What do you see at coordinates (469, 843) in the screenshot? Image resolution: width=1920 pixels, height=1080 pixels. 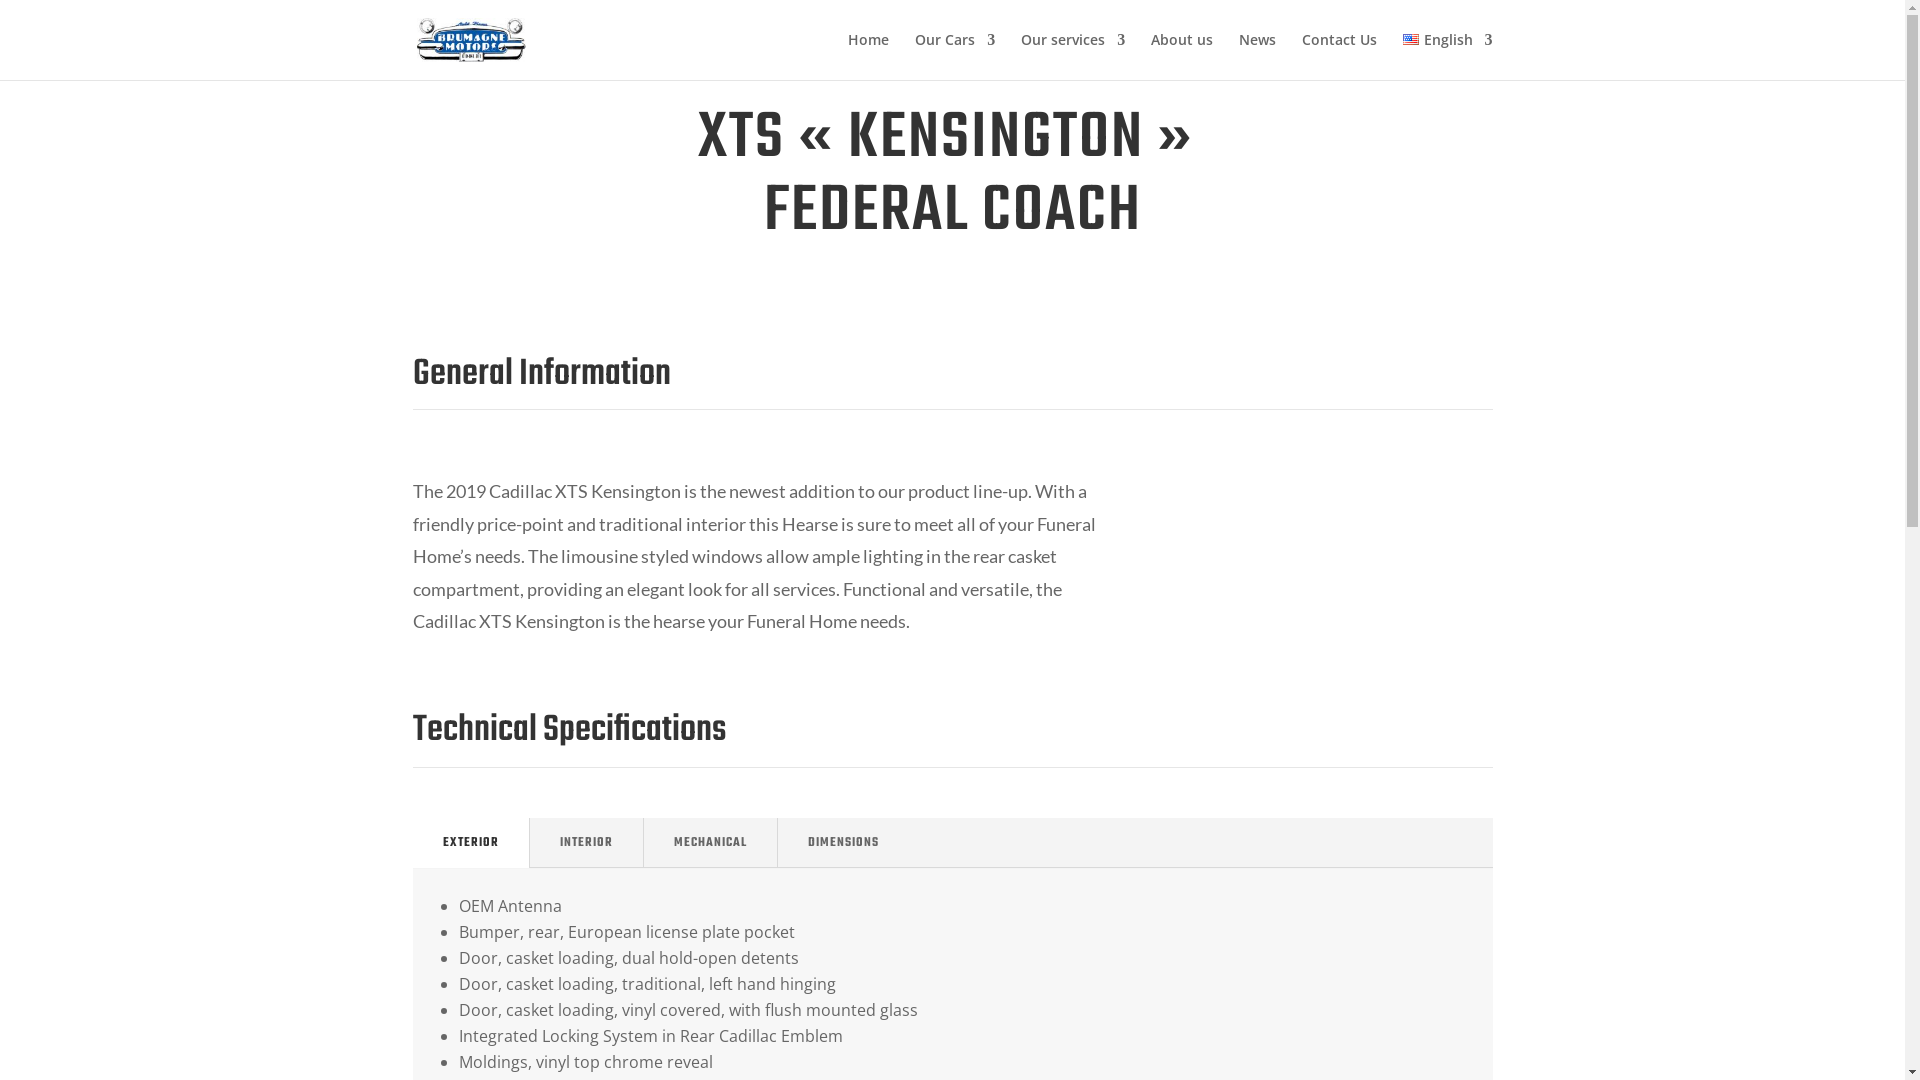 I see `'EXTERIOR'` at bounding box center [469, 843].